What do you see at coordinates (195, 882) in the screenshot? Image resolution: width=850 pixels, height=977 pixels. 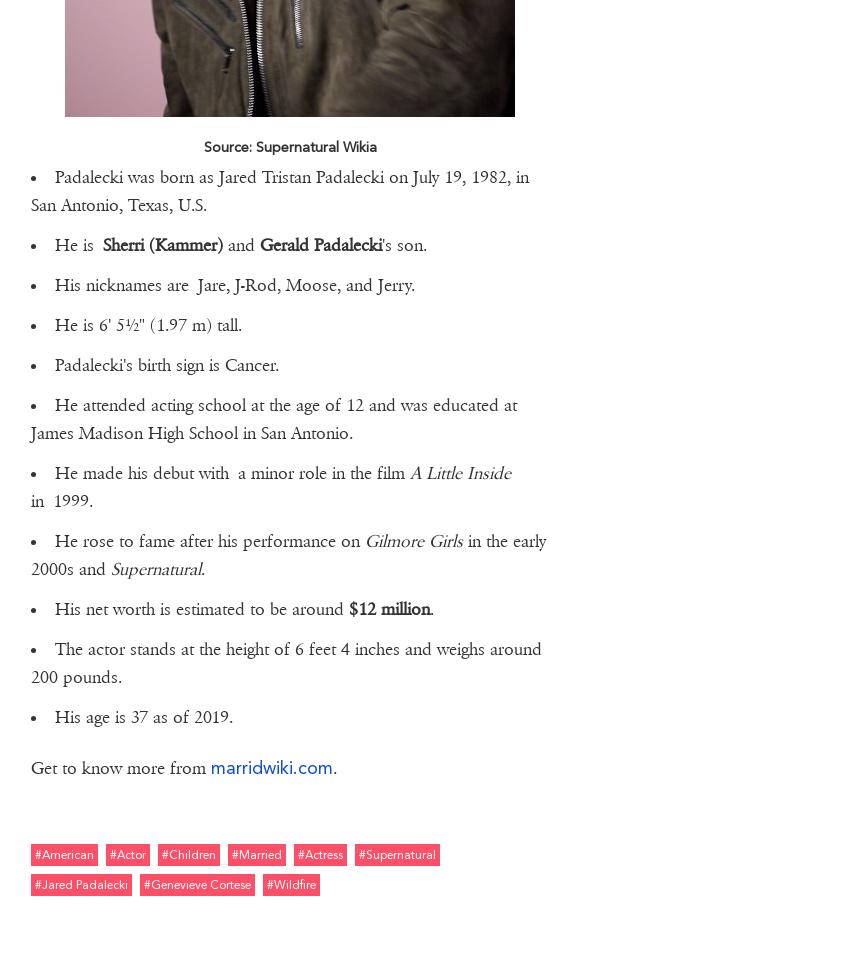 I see `'#genevieve cortese'` at bounding box center [195, 882].